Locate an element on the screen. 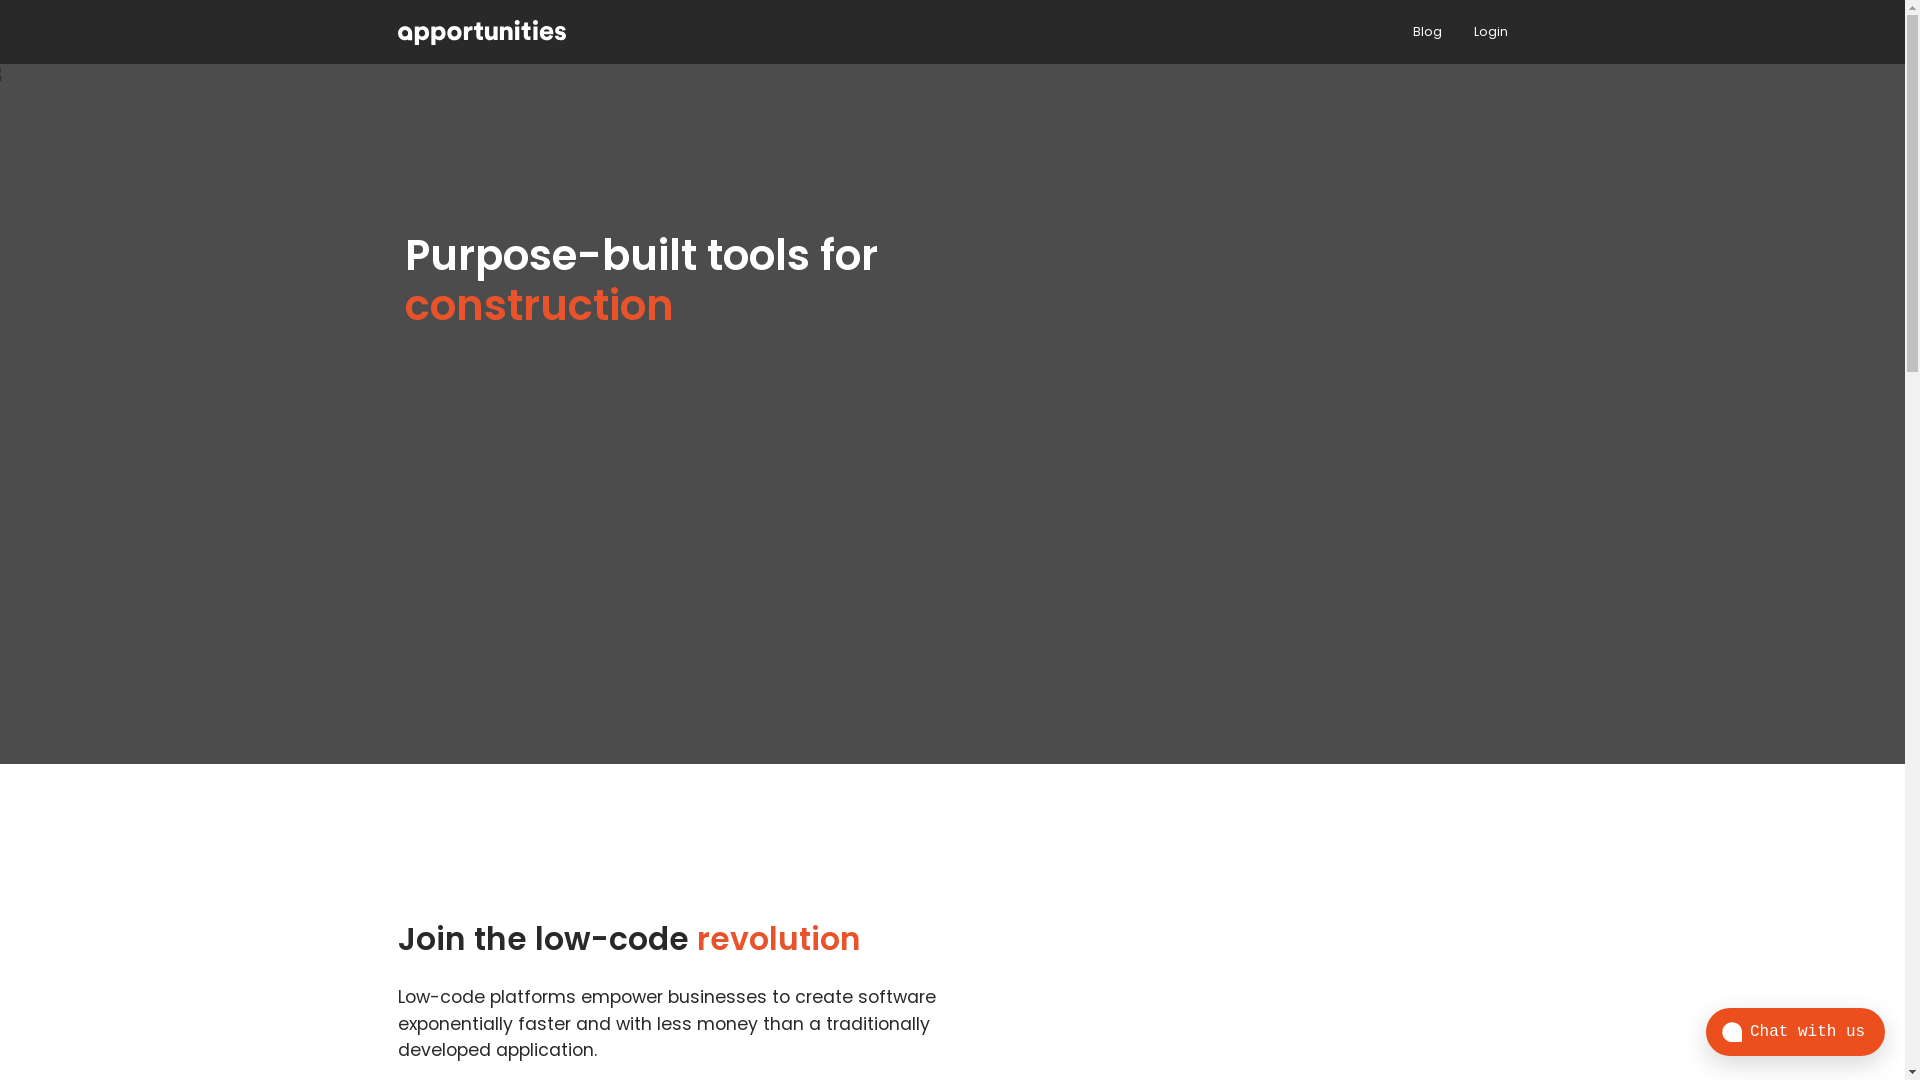  'Blog' is located at coordinates (1425, 31).